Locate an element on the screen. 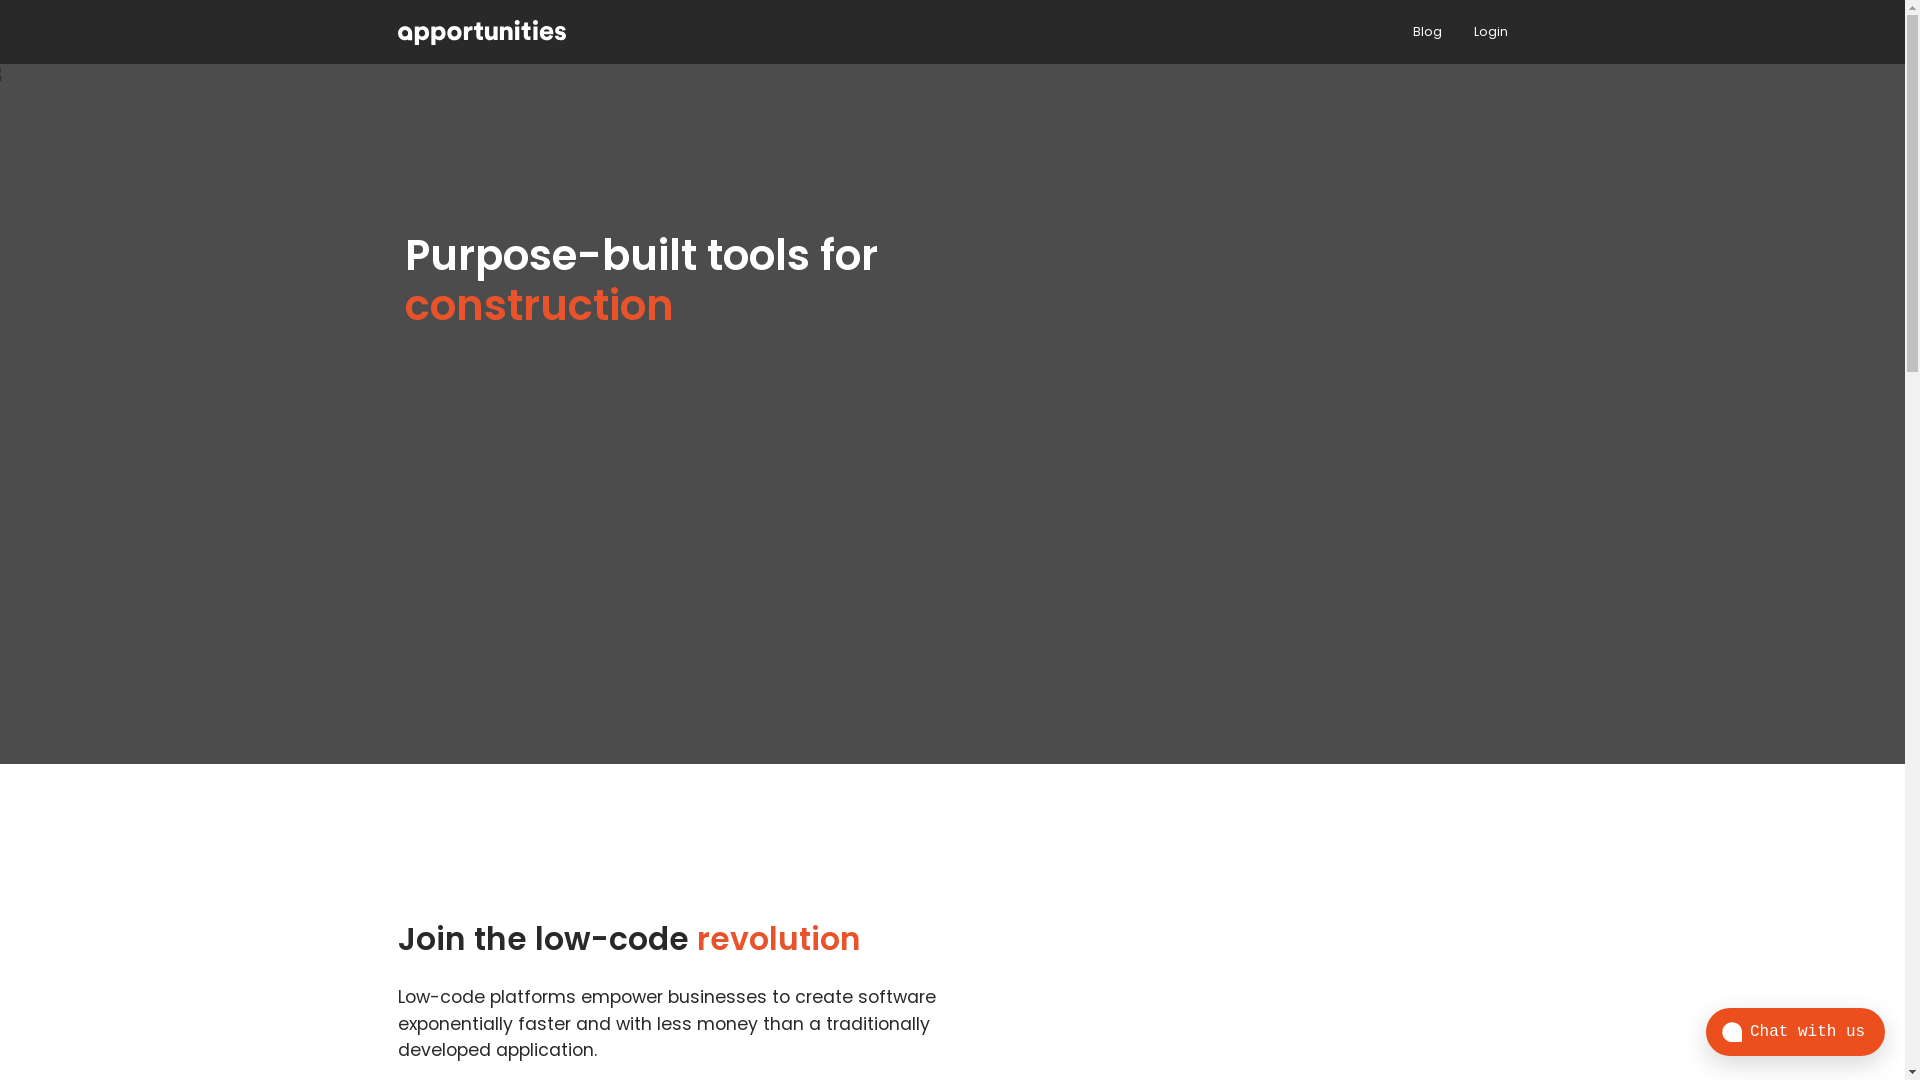  'Blog' is located at coordinates (1425, 31).